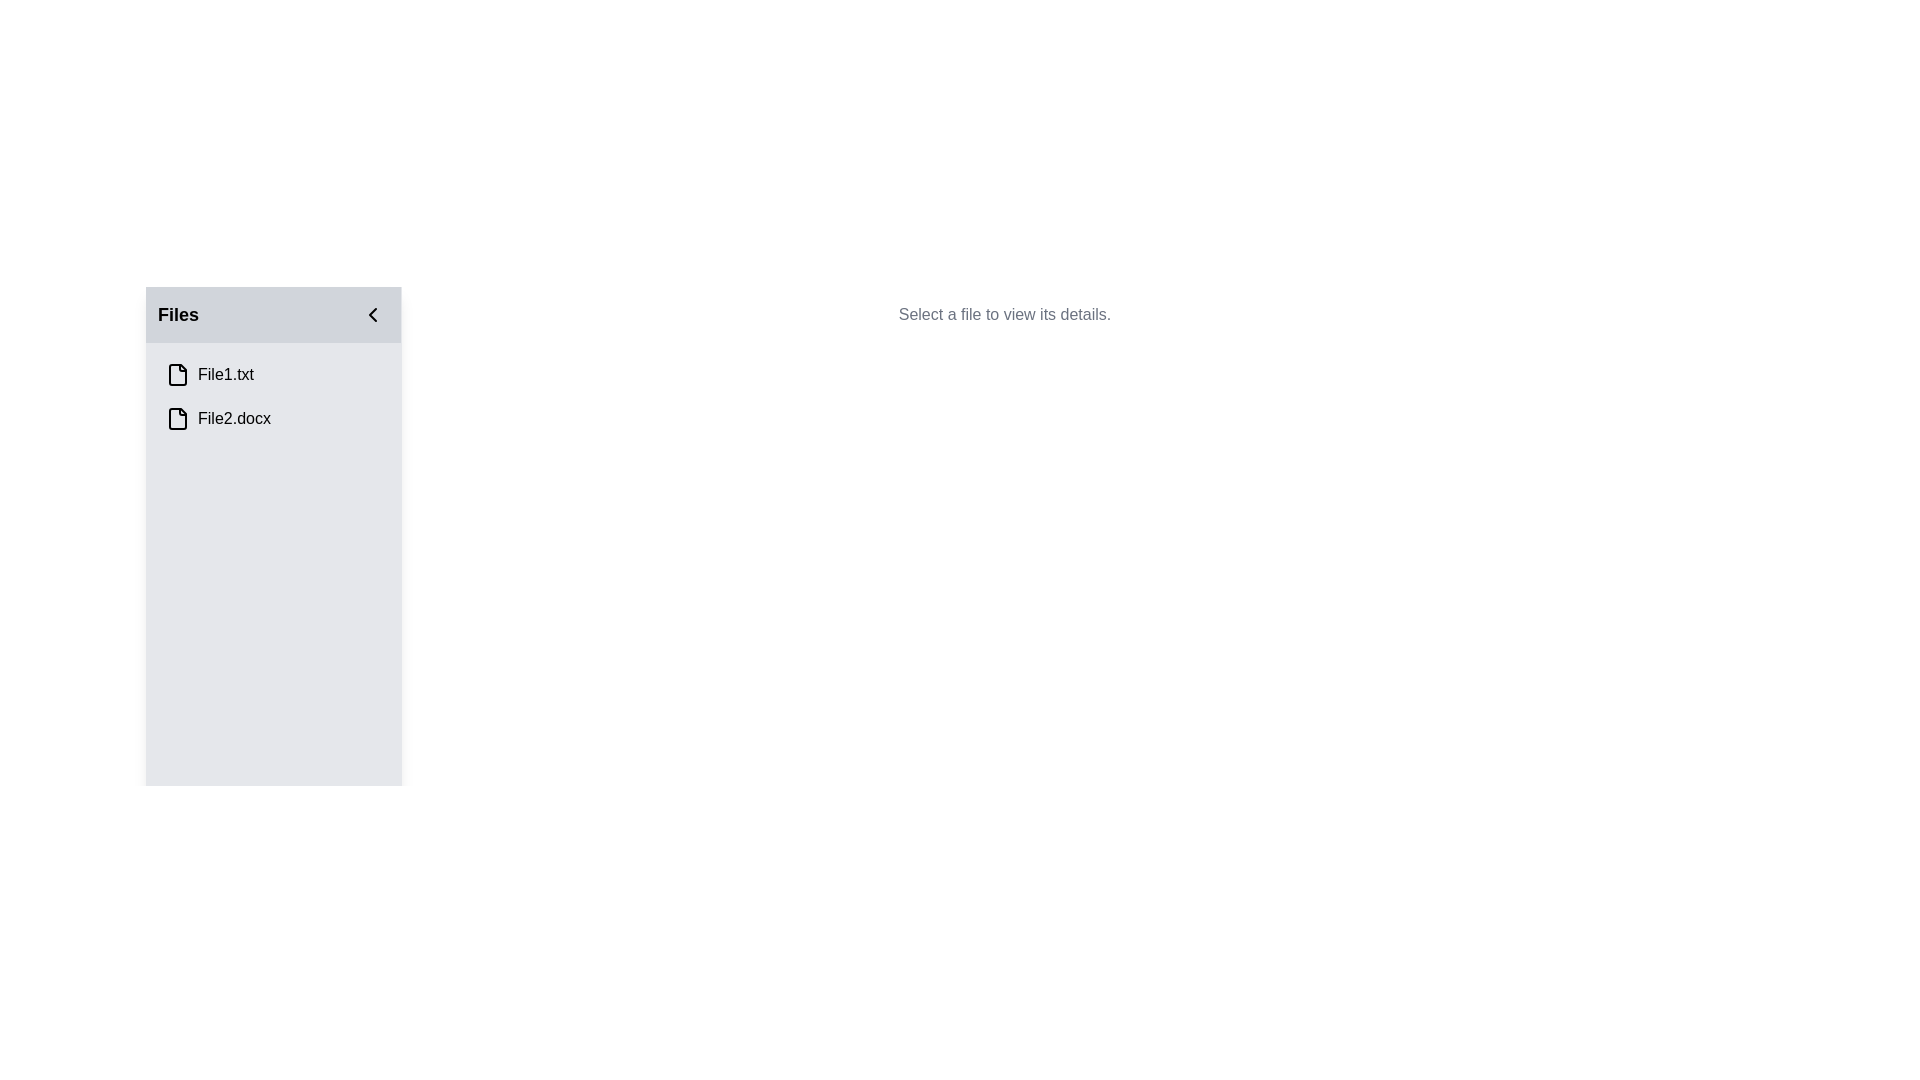 Image resolution: width=1920 pixels, height=1080 pixels. What do you see at coordinates (177, 374) in the screenshot?
I see `the file icon representing 'File1.txt', which is styled as a simplified document symbol with a folded corner, located in the left navigation pane` at bounding box center [177, 374].